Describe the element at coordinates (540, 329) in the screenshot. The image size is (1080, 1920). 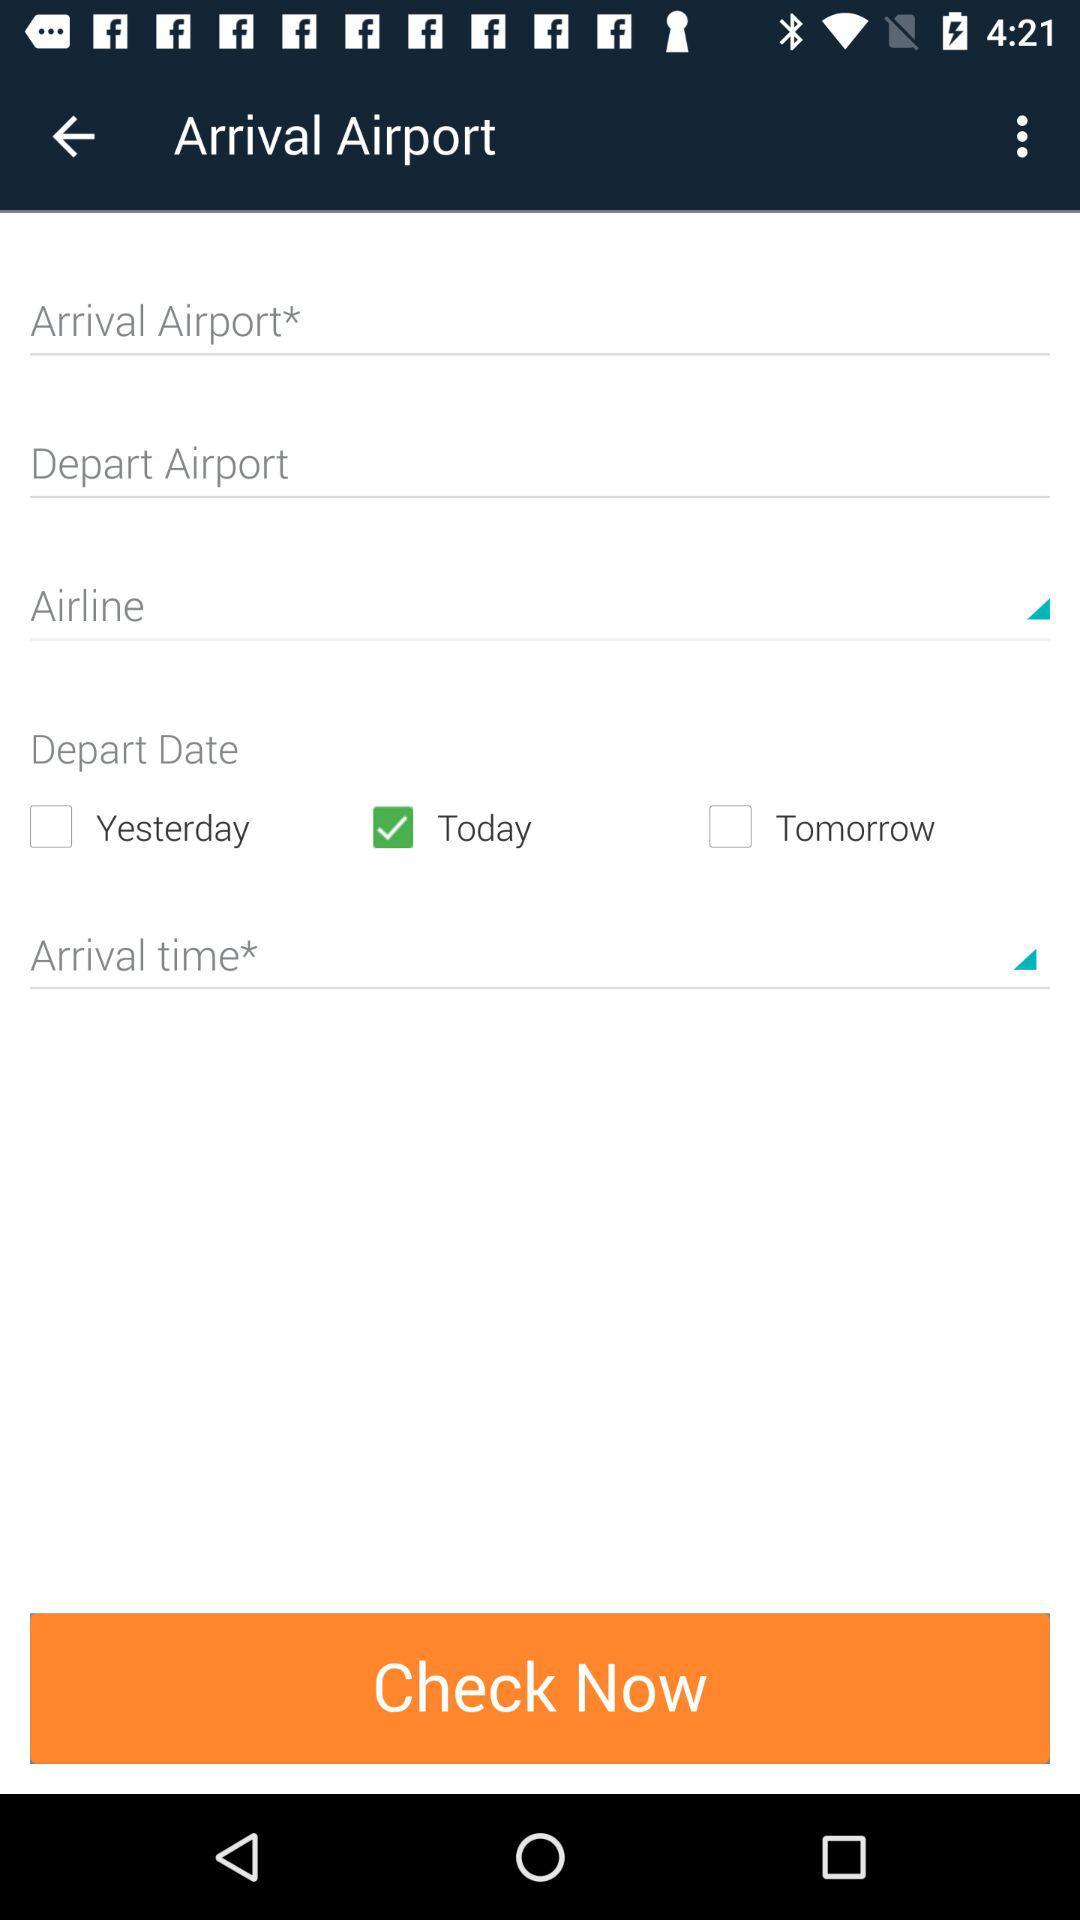
I see `type in airport` at that location.